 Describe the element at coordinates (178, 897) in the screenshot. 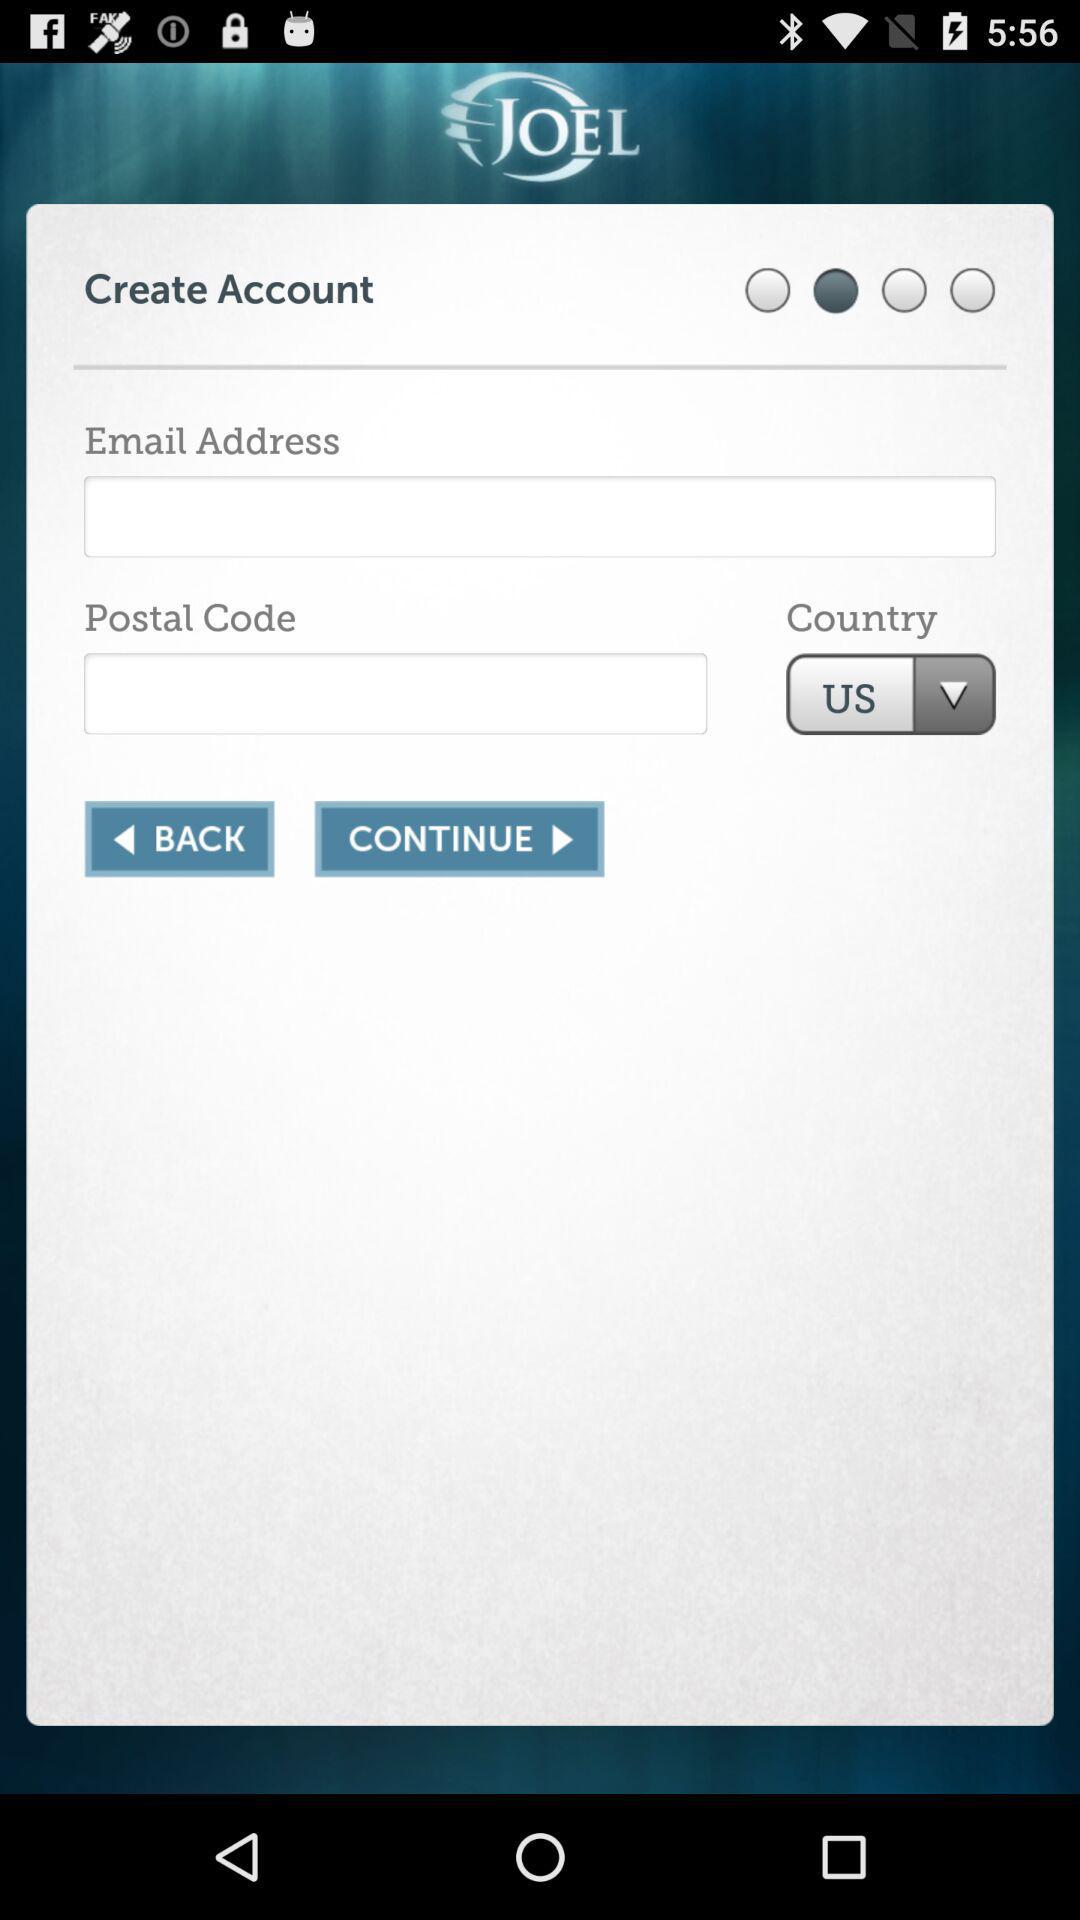

I see `the av_rewind icon` at that location.